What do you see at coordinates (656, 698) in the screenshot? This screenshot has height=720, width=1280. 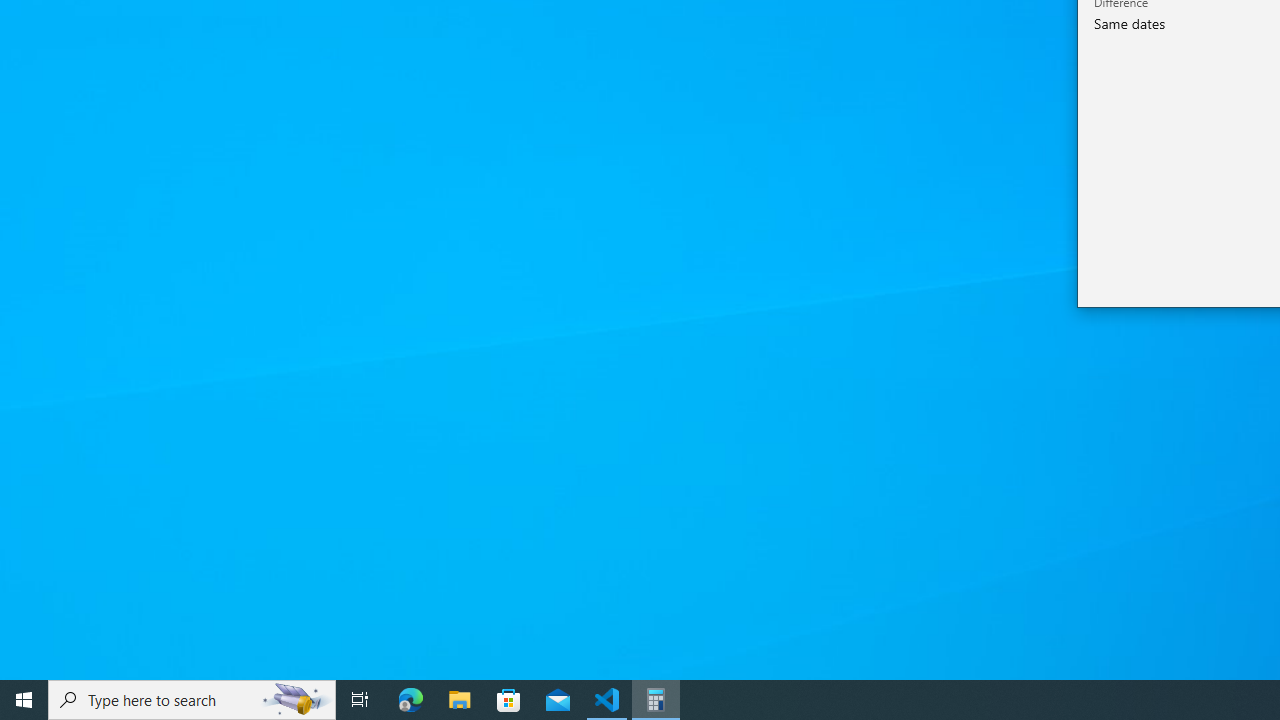 I see `'Calculator - 1 running window'` at bounding box center [656, 698].